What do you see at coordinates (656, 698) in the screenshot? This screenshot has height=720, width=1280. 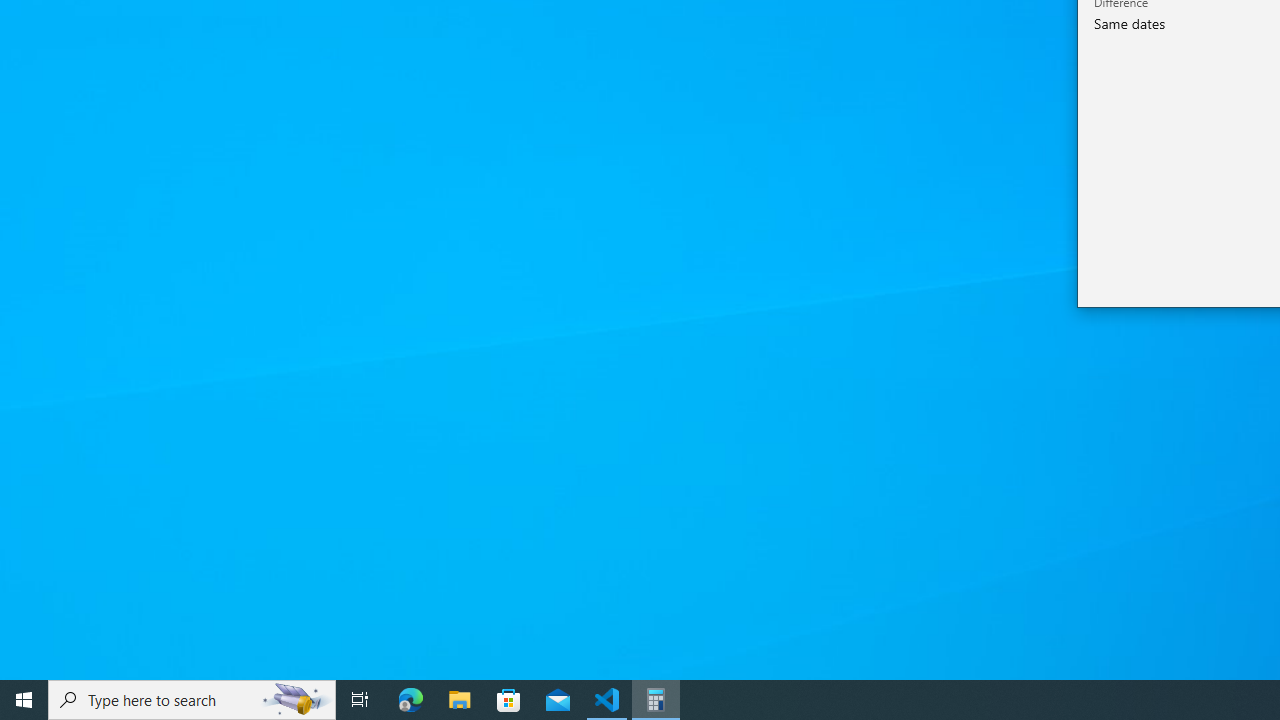 I see `'Calculator - 1 running window'` at bounding box center [656, 698].